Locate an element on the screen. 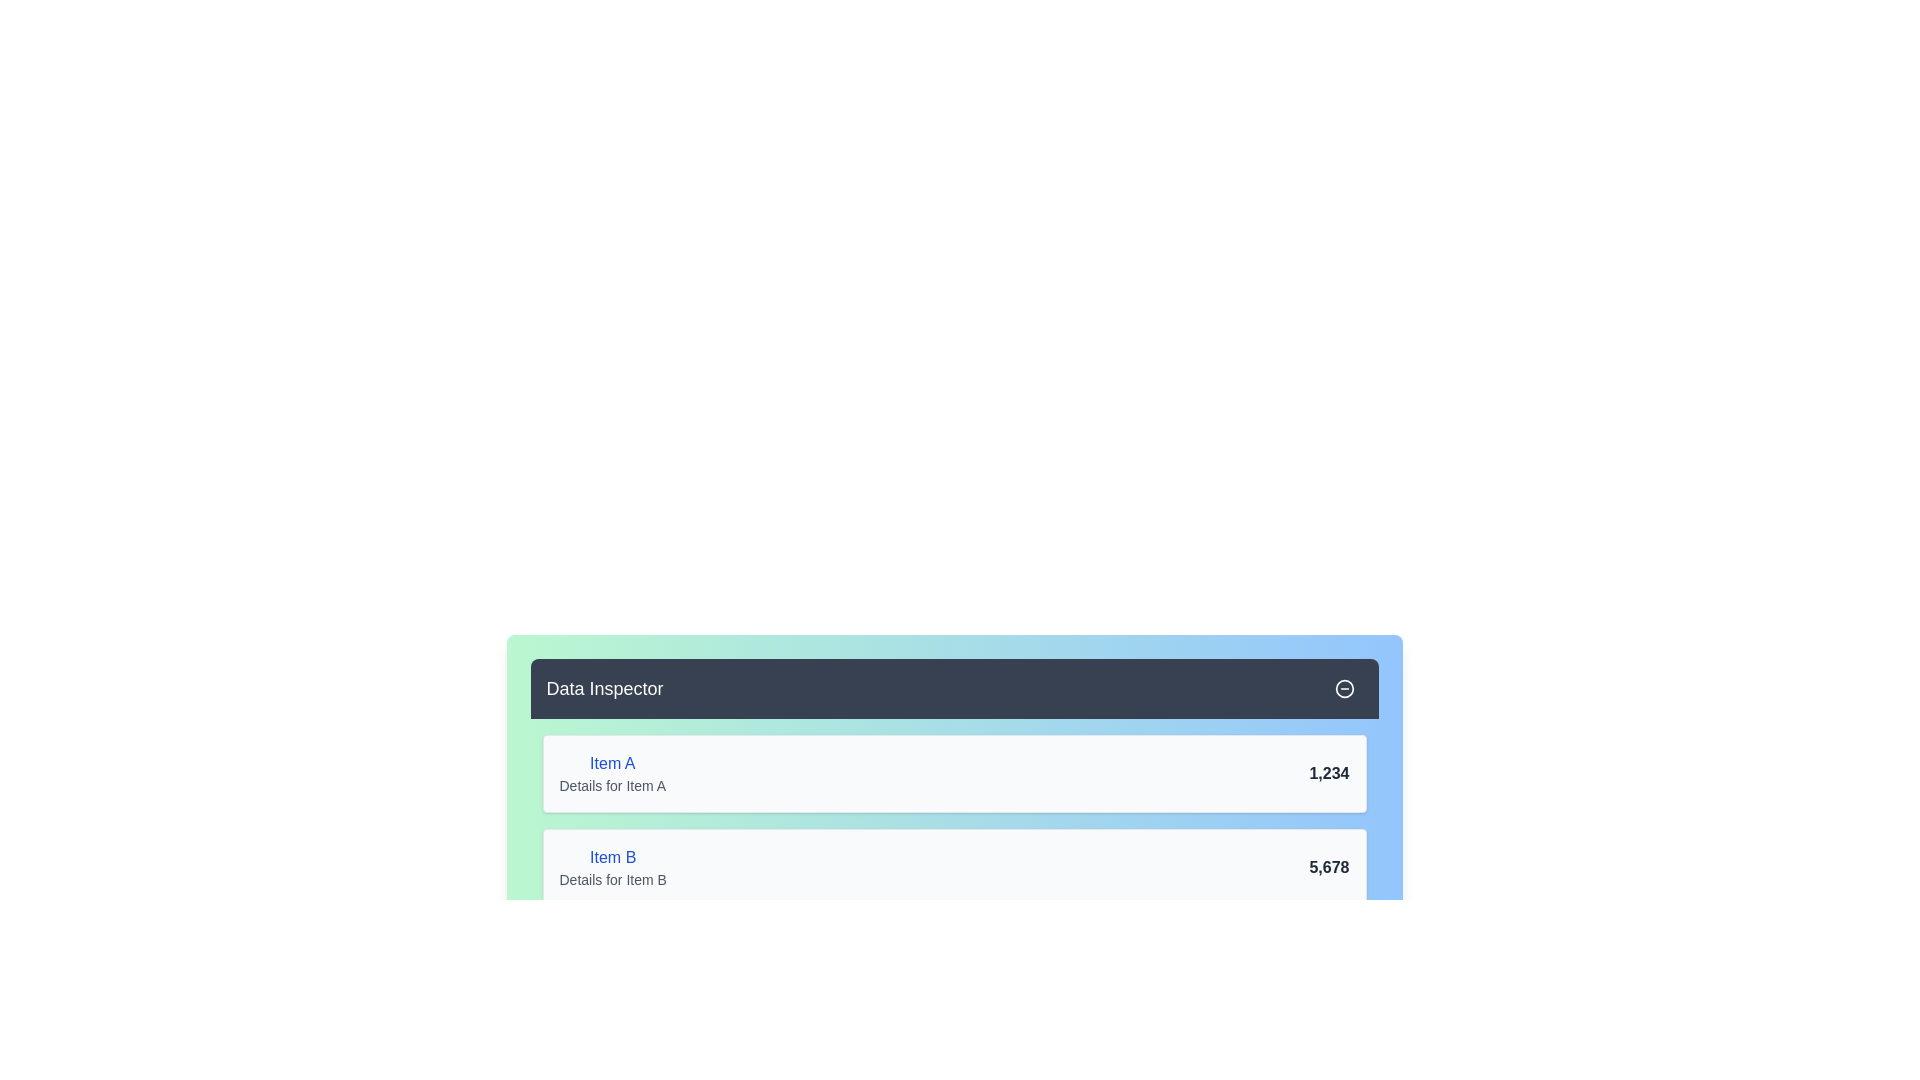 This screenshot has height=1080, width=1920. the static text label that serves as the title for the card content, located in the top-left corner of the card beneath the 'Data Inspector' header is located at coordinates (611, 763).